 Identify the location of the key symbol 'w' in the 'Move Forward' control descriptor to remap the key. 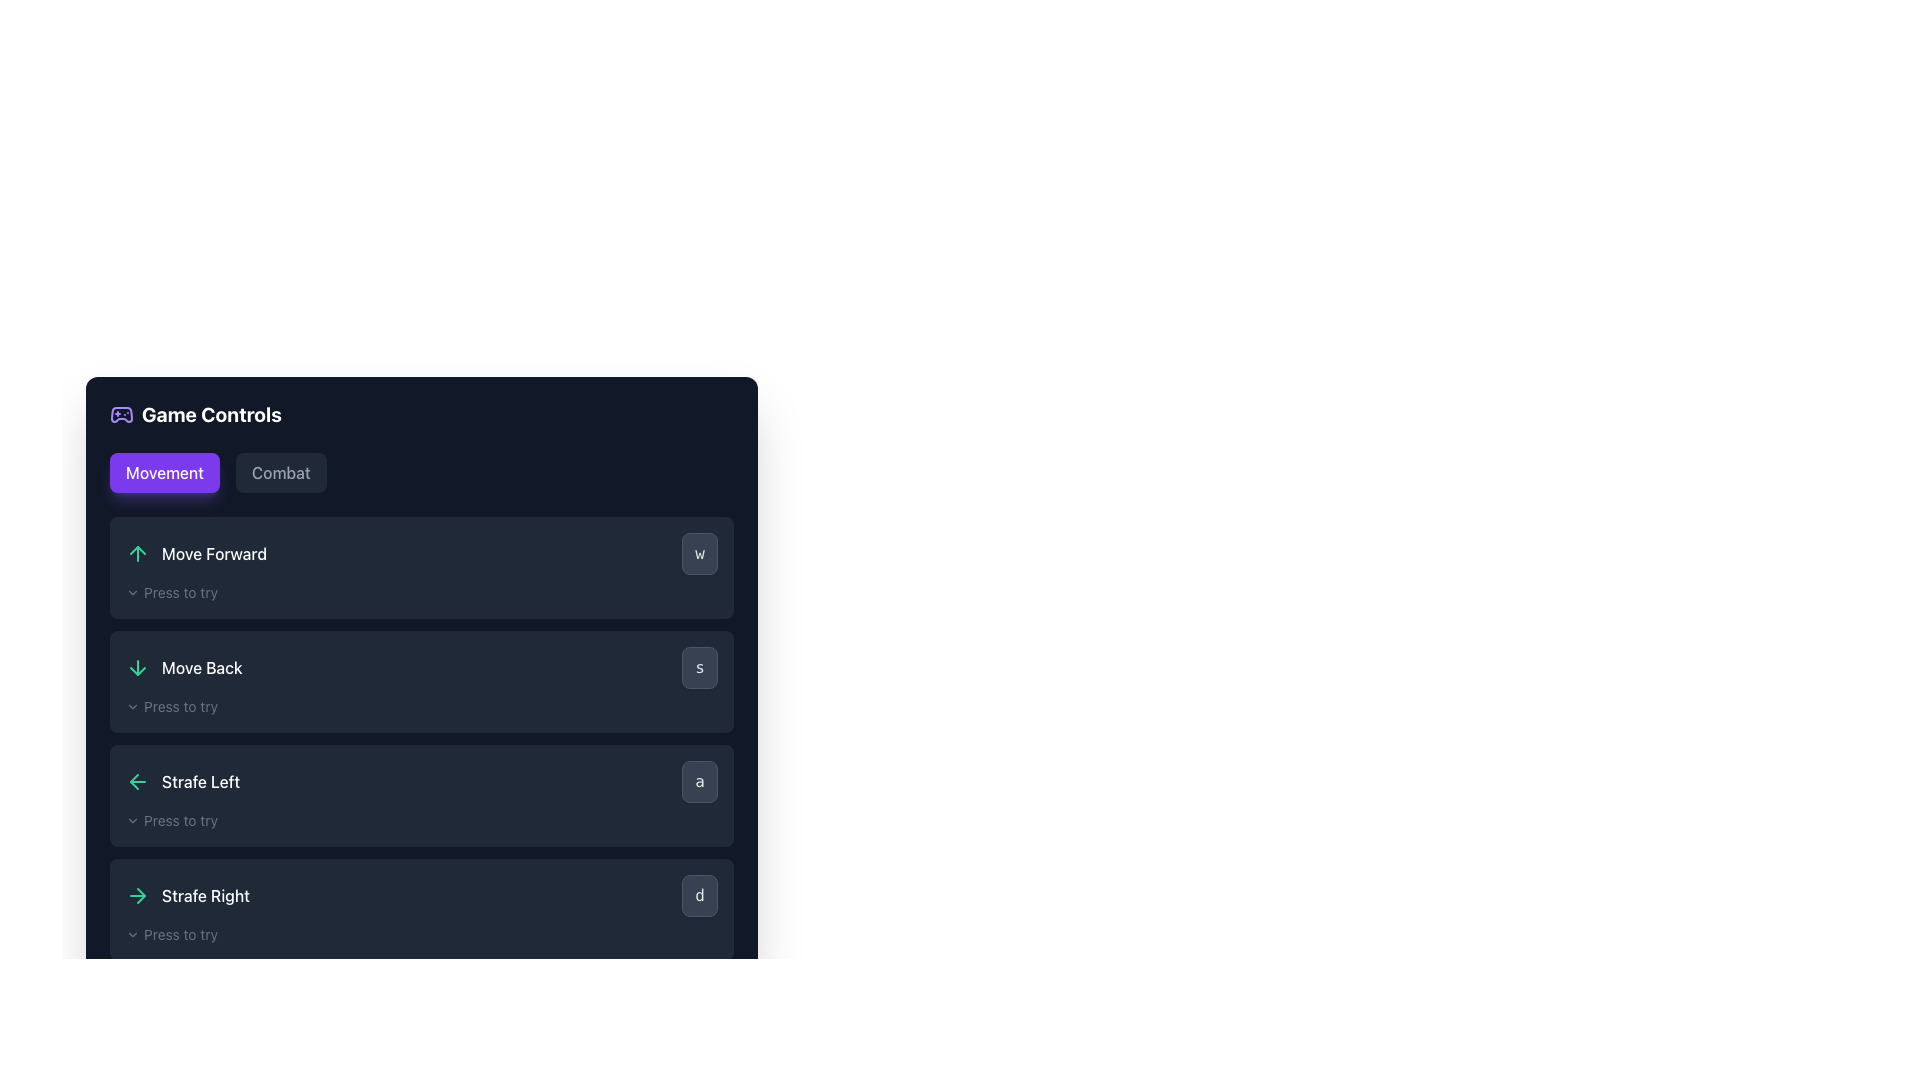
(421, 554).